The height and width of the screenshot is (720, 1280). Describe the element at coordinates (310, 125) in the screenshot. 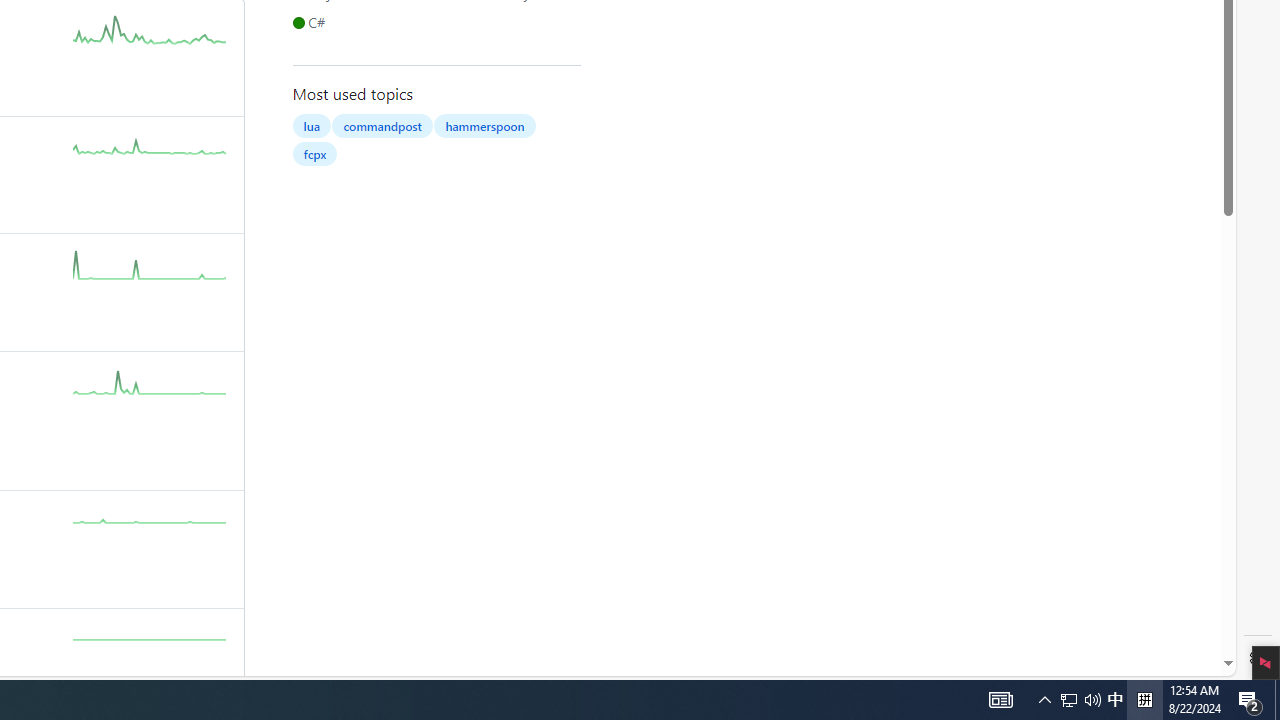

I see `'lua'` at that location.